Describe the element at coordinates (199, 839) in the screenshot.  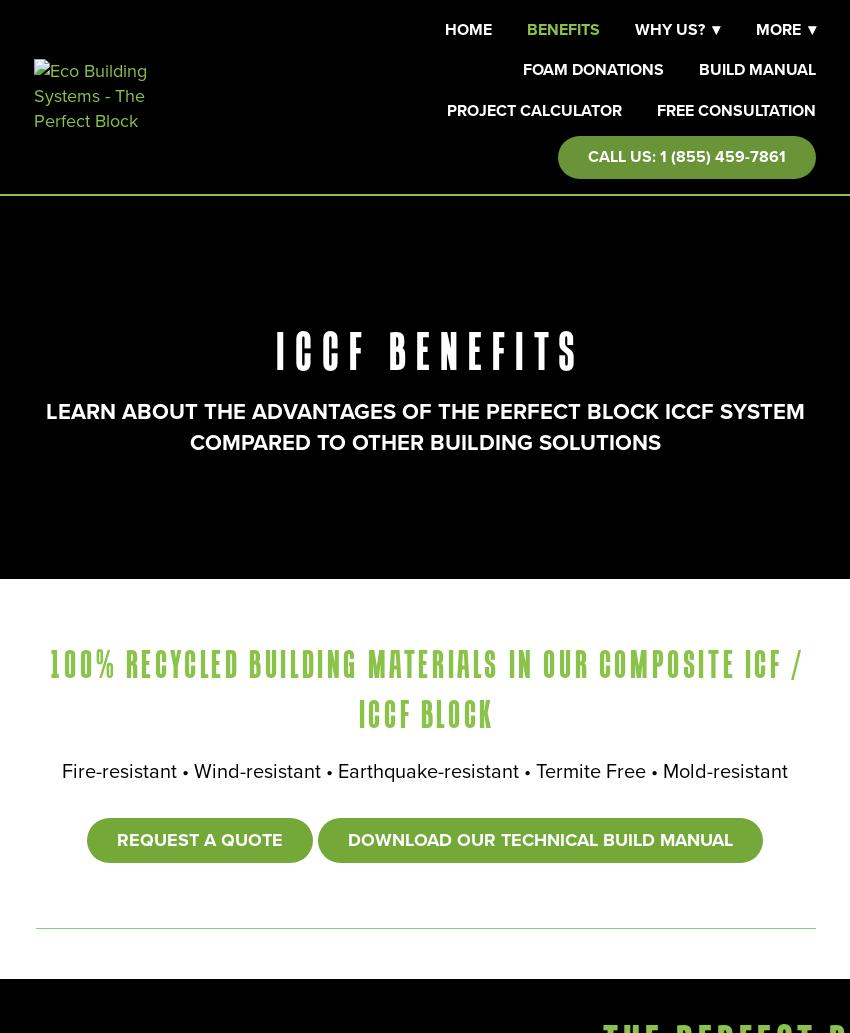
I see `'Request A Quote'` at that location.